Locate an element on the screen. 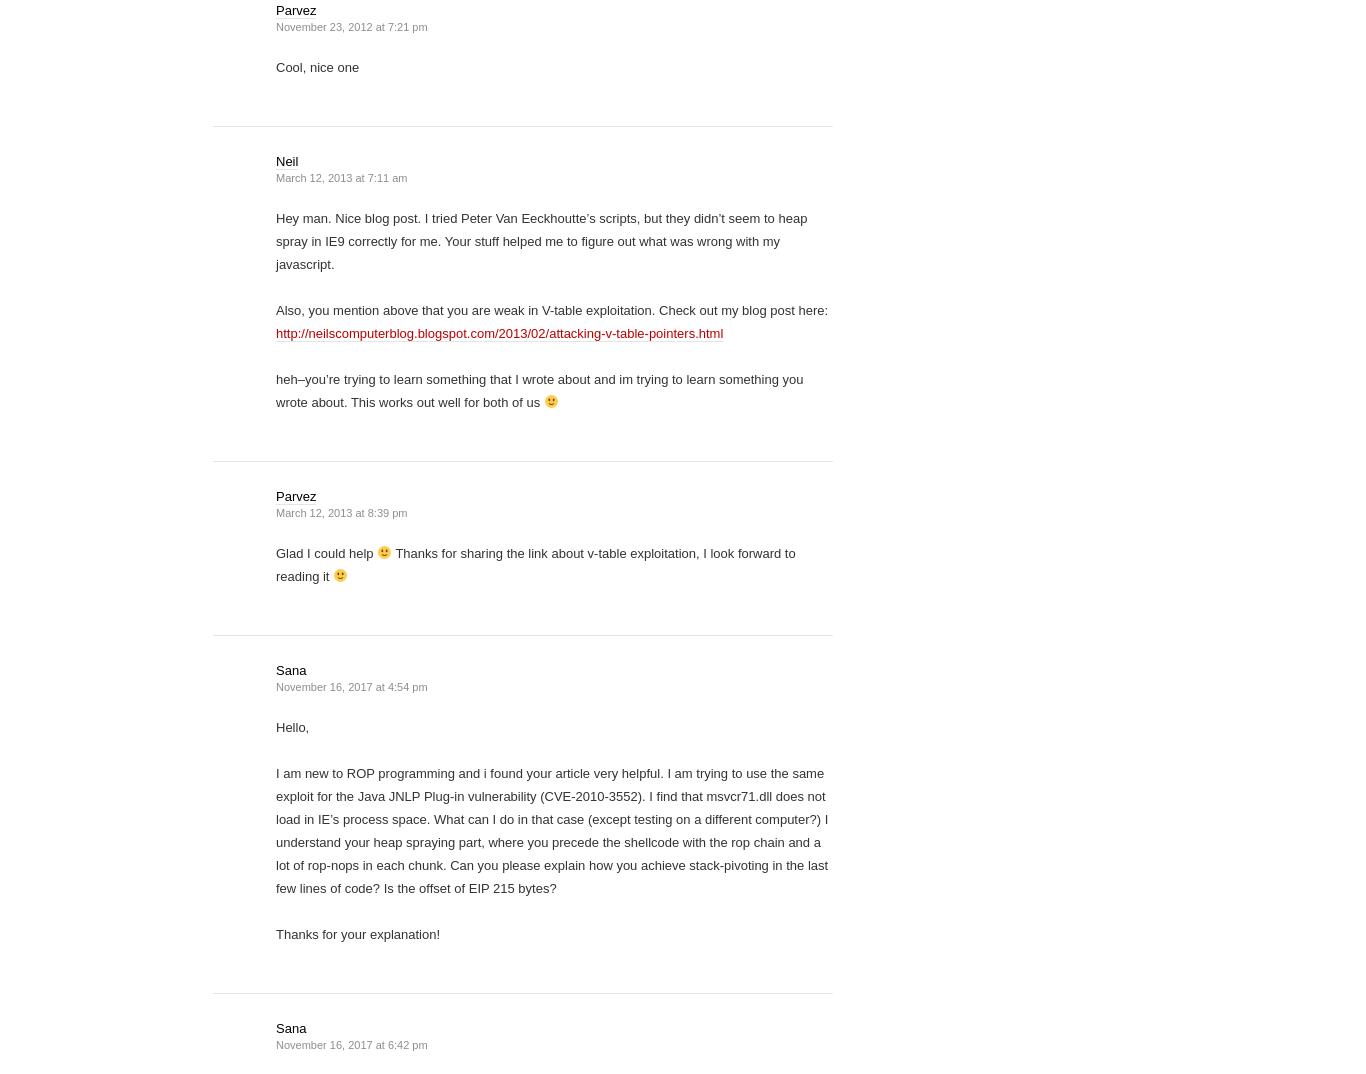  'Hello,' is located at coordinates (292, 727).